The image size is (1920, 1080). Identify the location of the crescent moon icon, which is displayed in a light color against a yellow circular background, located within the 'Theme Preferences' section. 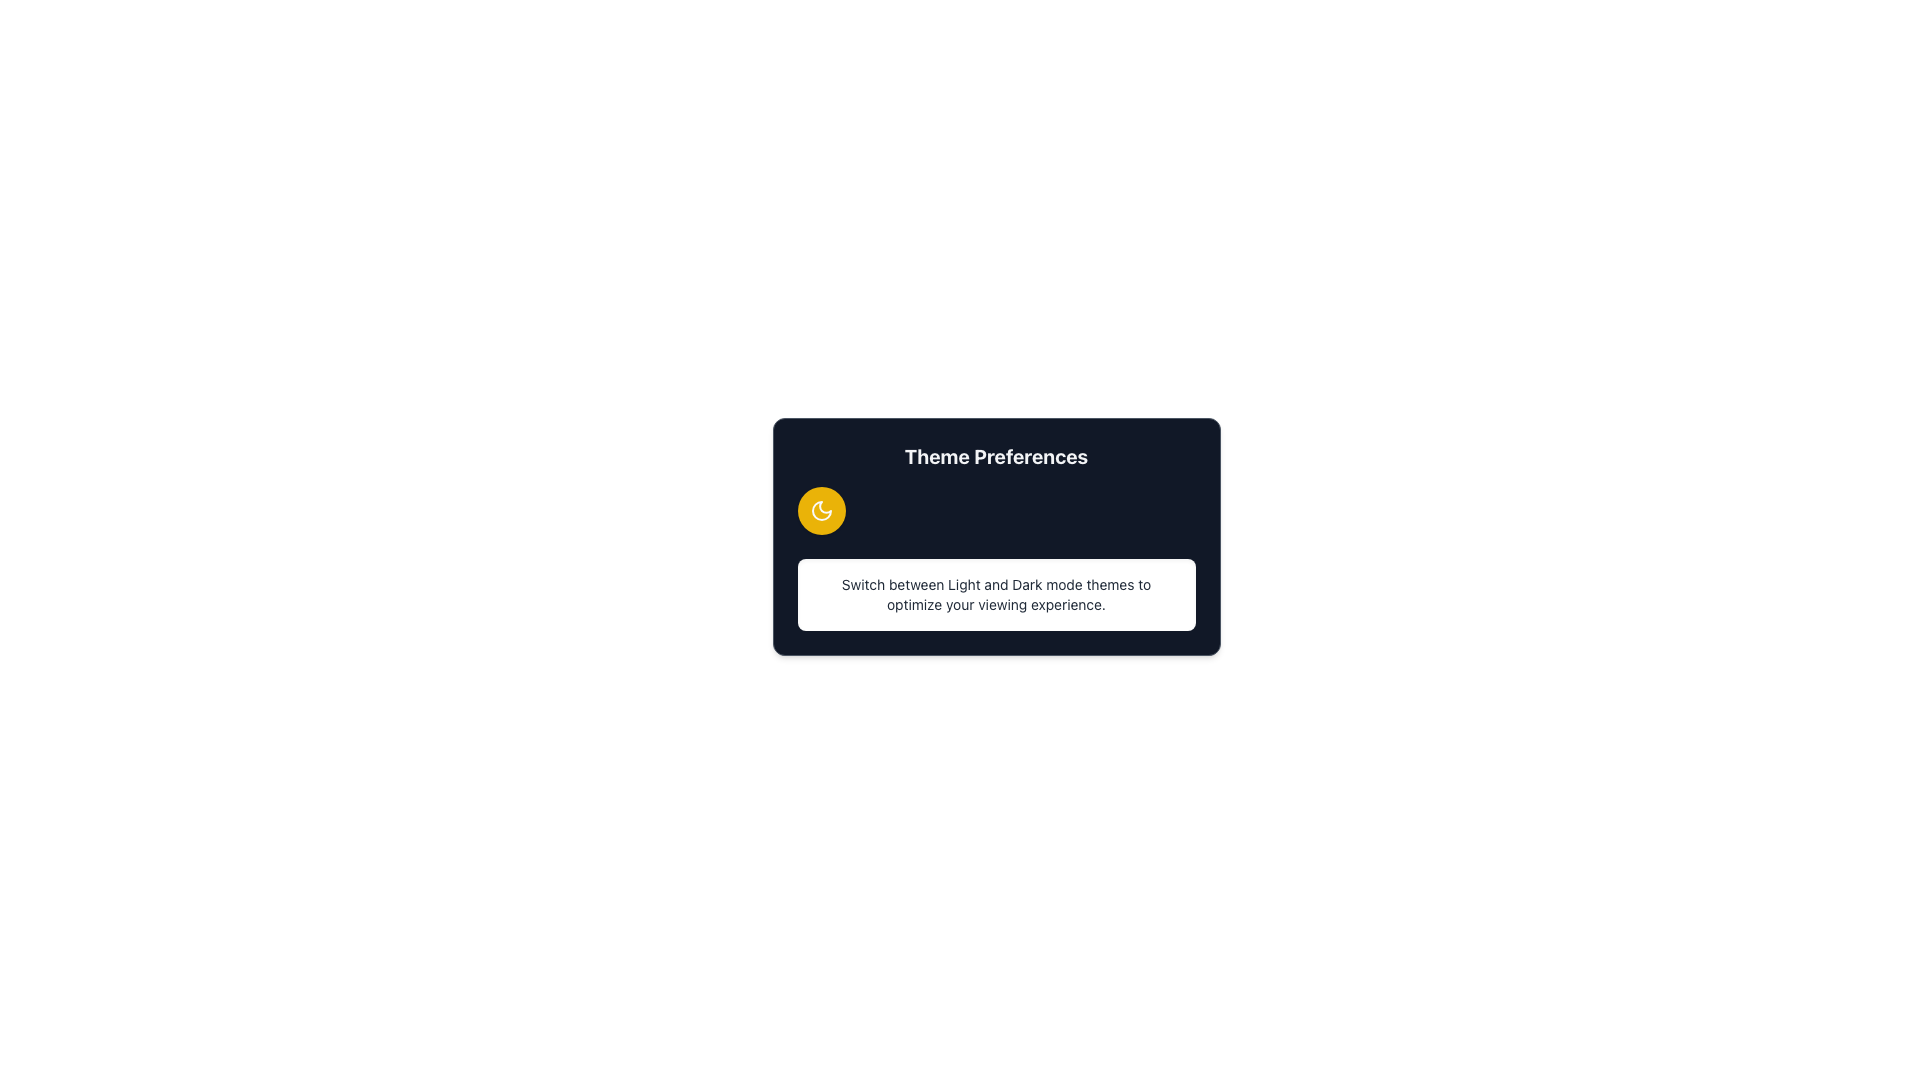
(821, 509).